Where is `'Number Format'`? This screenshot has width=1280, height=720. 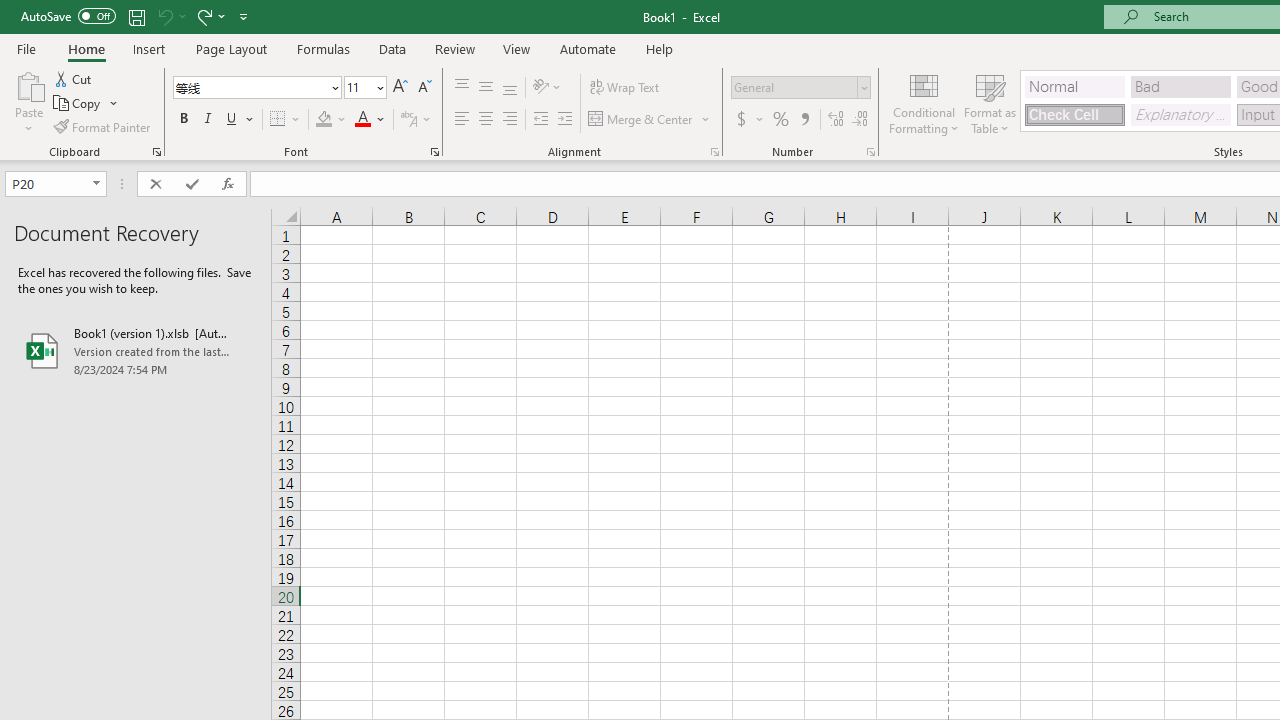
'Number Format' is located at coordinates (800, 86).